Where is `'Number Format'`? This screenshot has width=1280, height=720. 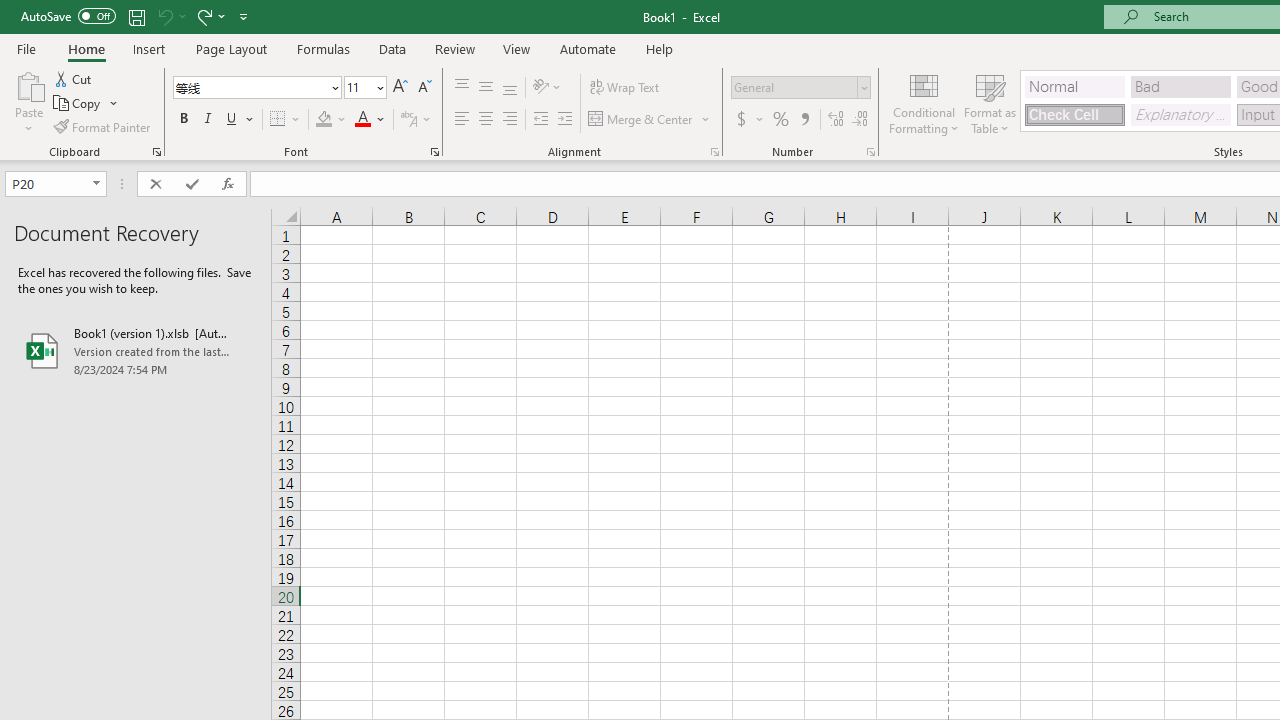
'Number Format' is located at coordinates (800, 86).